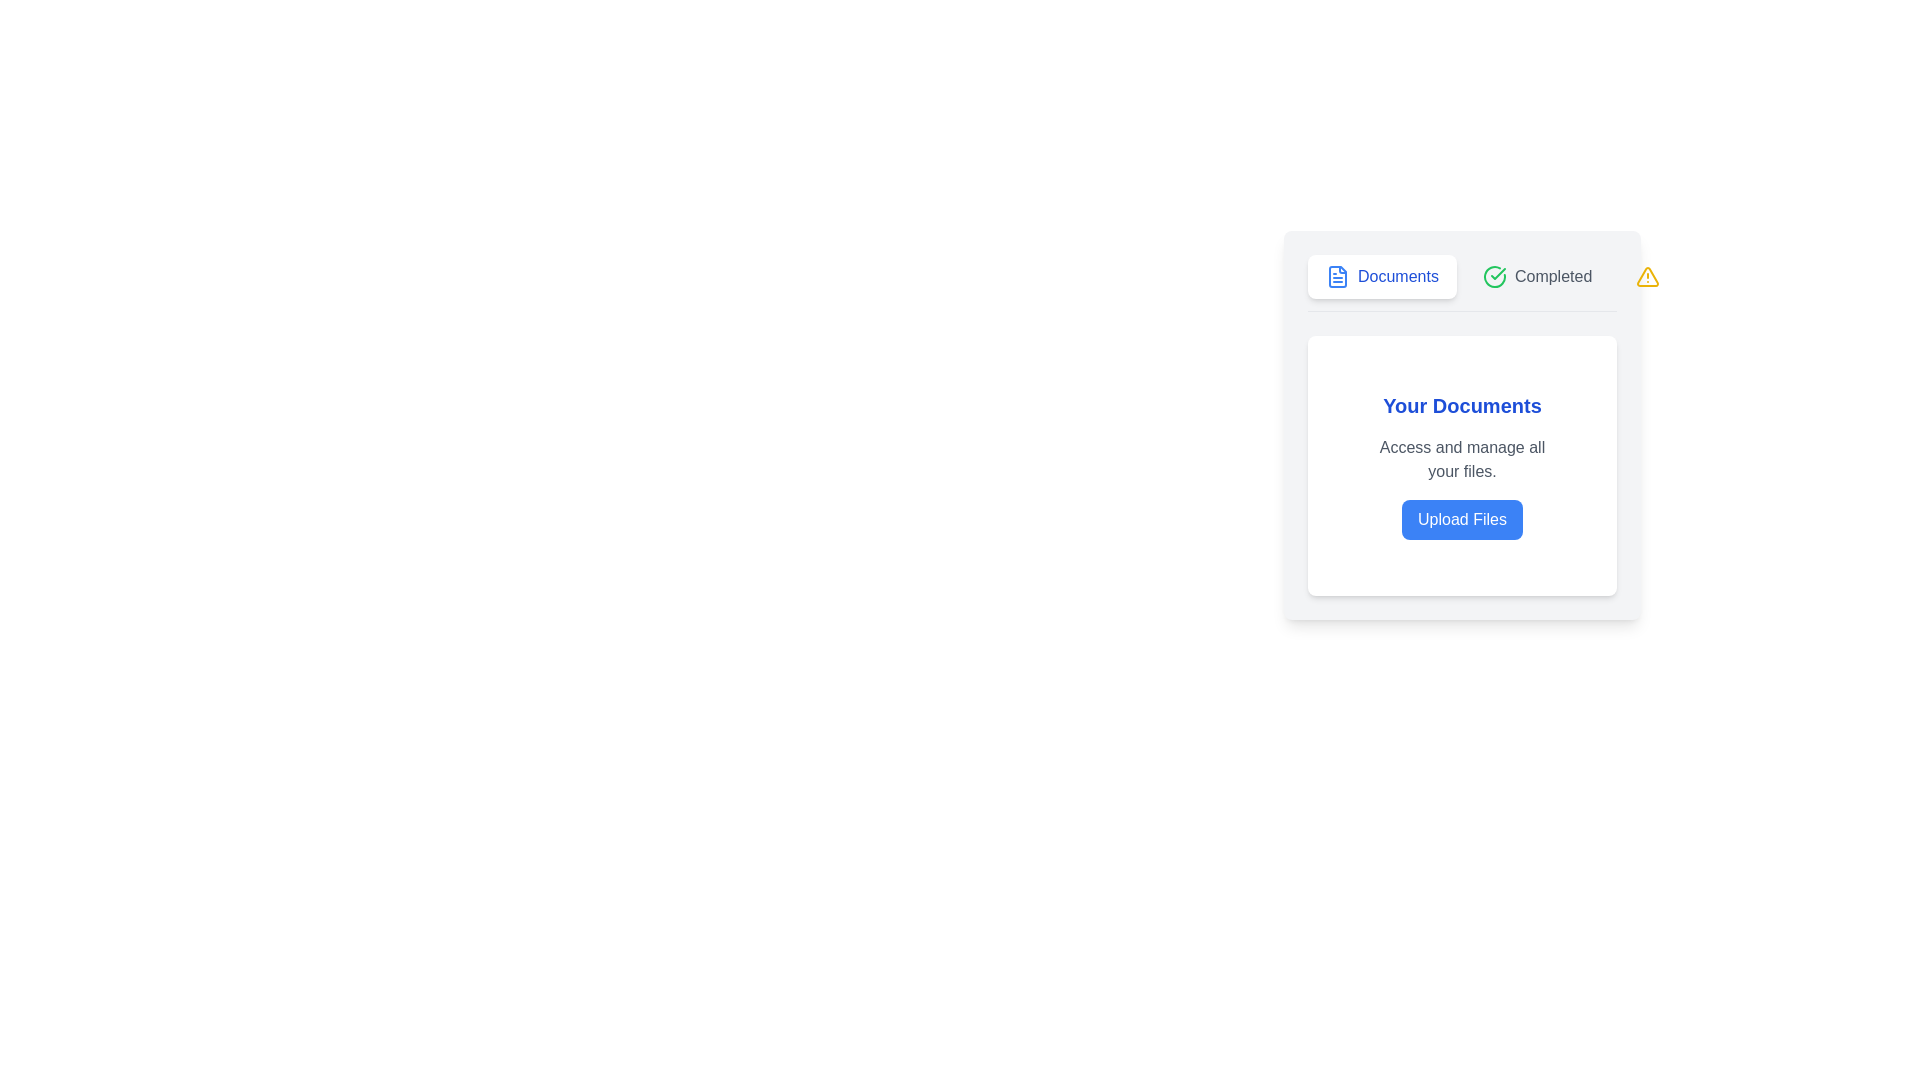  I want to click on the 'Alerts' button in the top-right of the menu bar, so click(1672, 277).